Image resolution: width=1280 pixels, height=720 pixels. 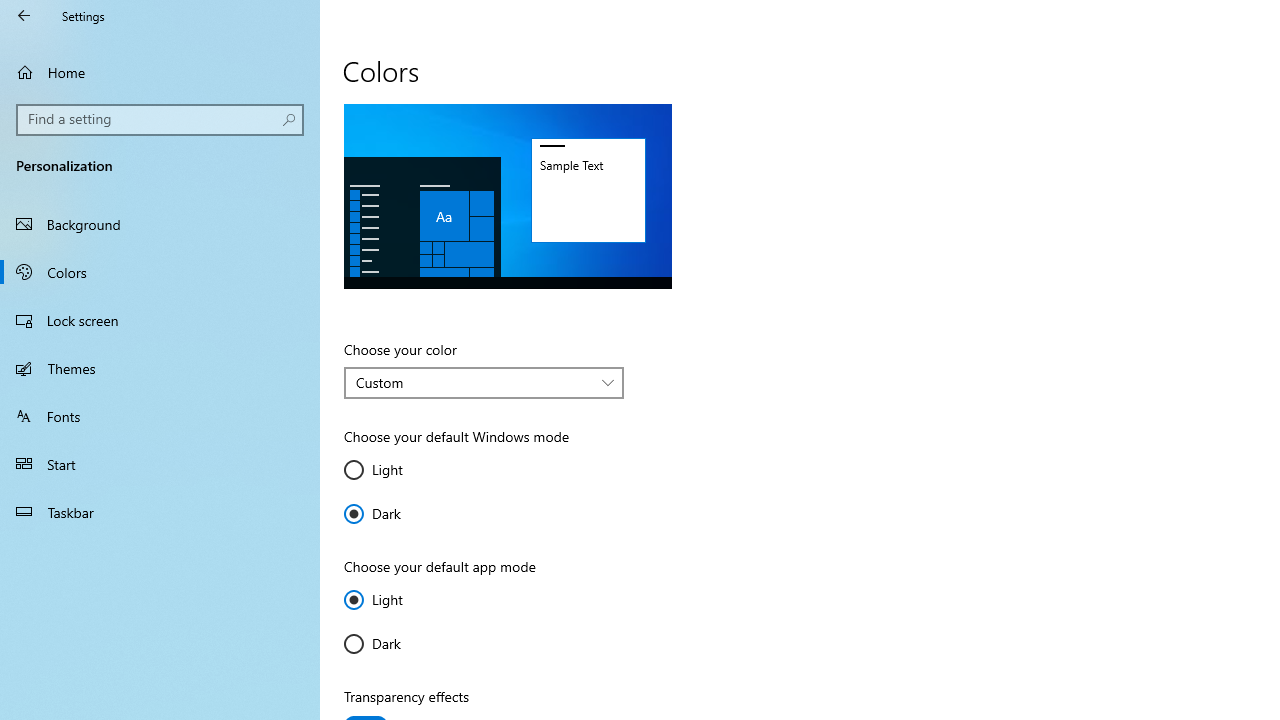 I want to click on 'Light', so click(x=402, y=599).